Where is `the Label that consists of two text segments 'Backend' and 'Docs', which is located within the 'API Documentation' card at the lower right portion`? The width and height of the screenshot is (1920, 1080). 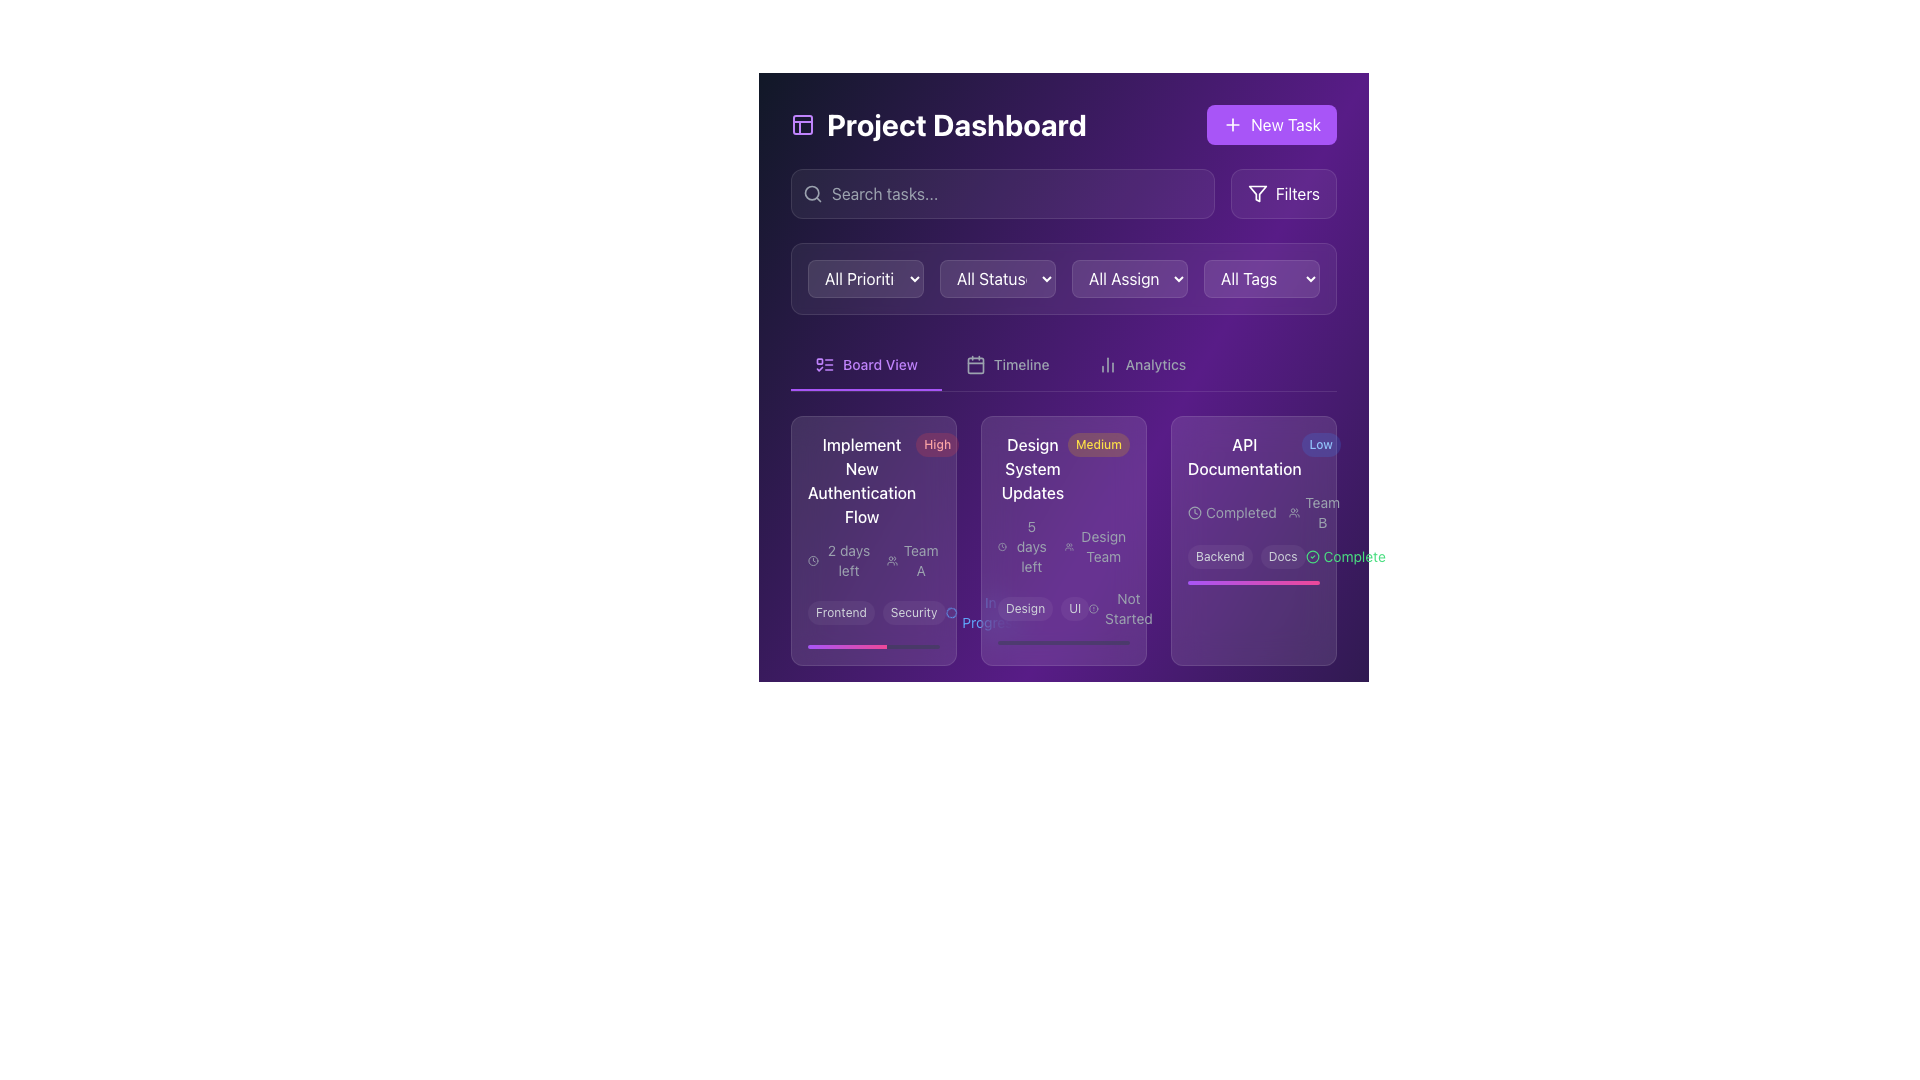
the Label that consists of two text segments 'Backend' and 'Docs', which is located within the 'API Documentation' card at the lower right portion is located at coordinates (1245, 556).